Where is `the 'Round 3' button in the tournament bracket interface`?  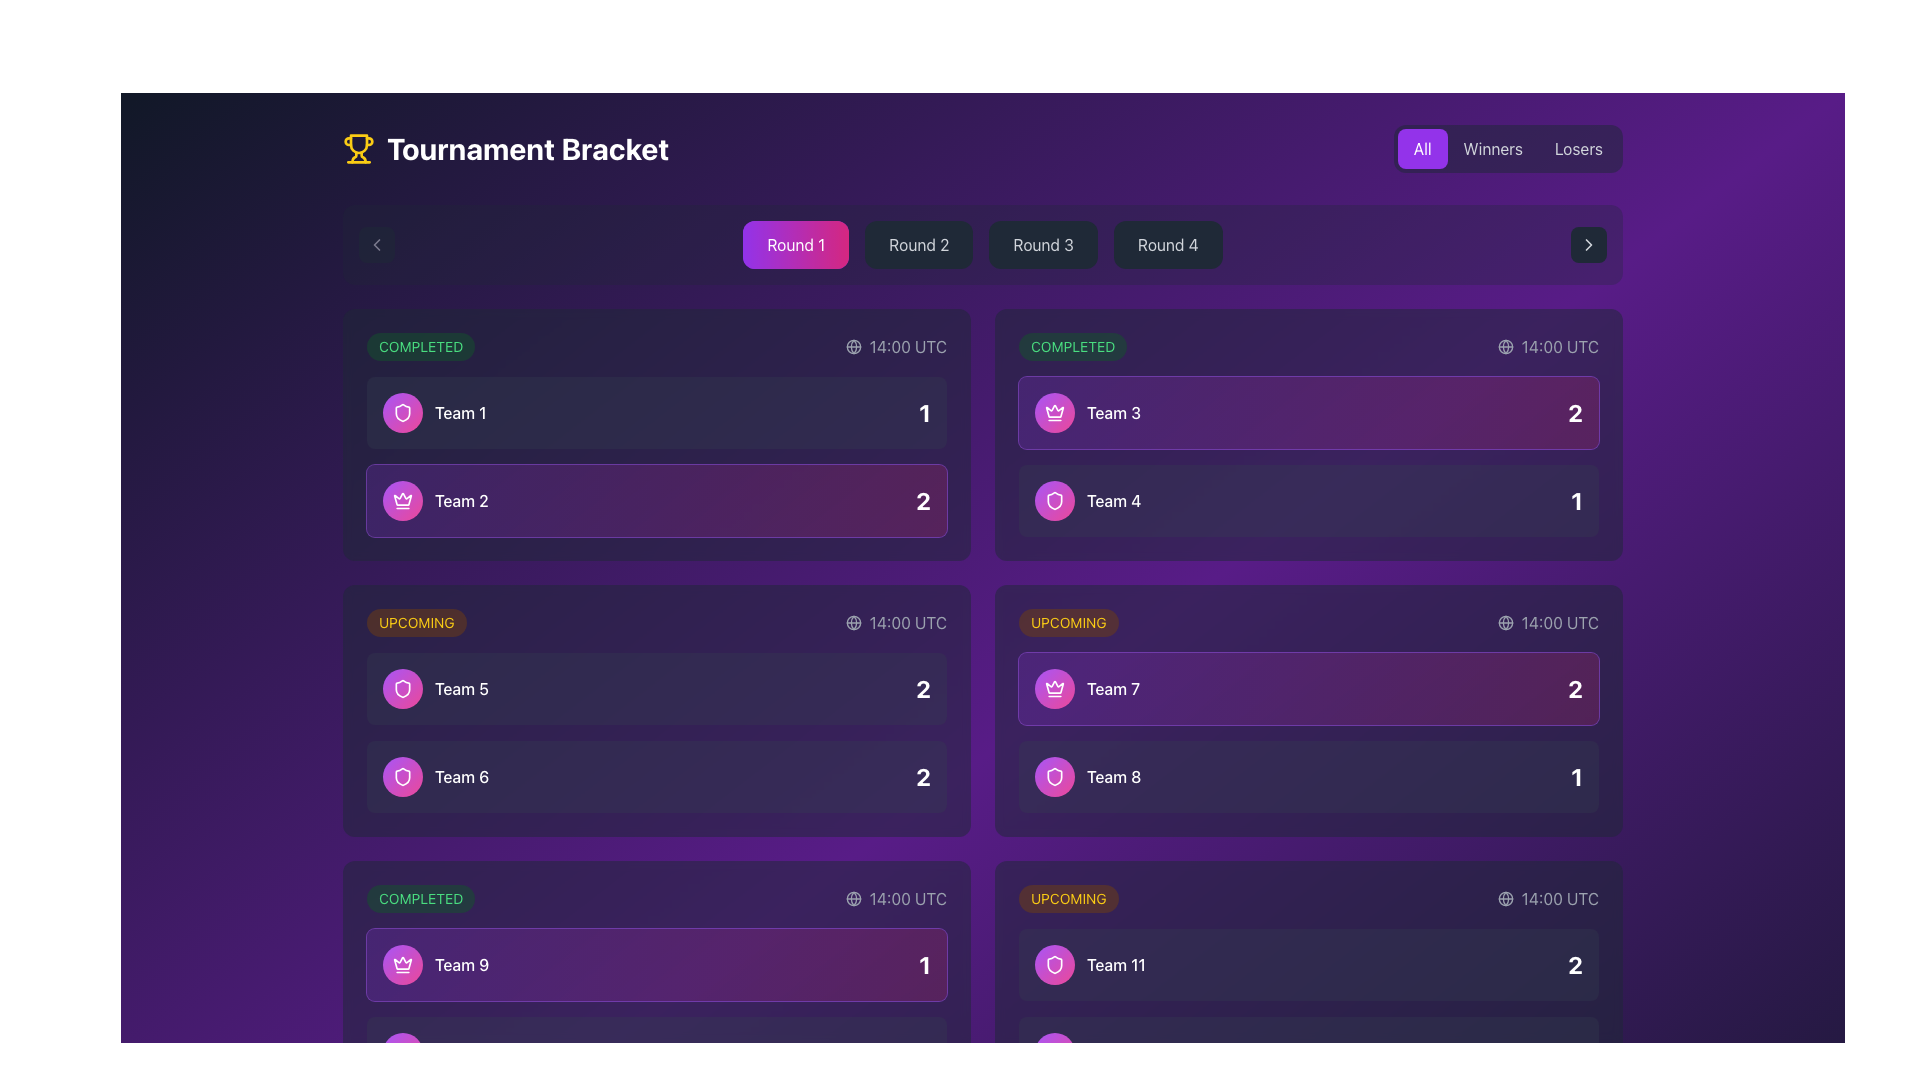 the 'Round 3' button in the tournament bracket interface is located at coordinates (1042, 244).